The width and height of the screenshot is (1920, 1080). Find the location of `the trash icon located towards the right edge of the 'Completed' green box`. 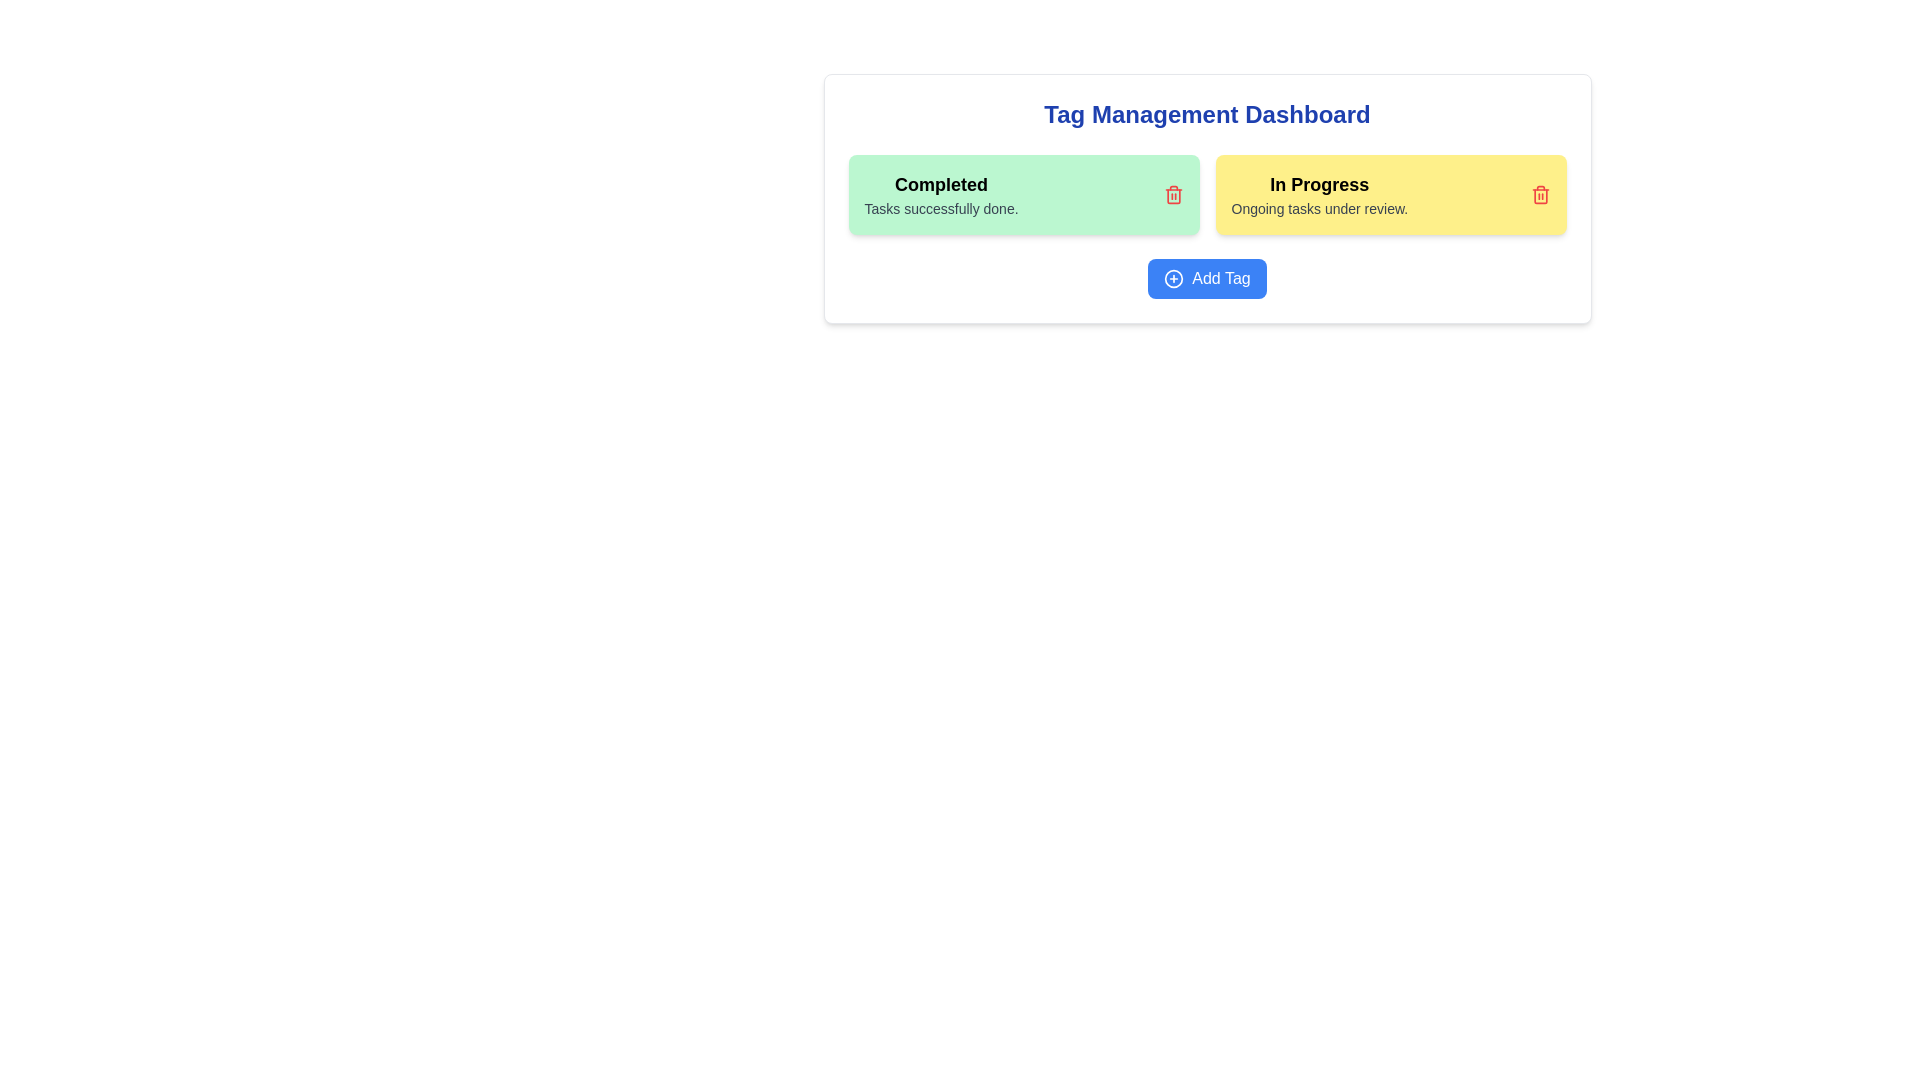

the trash icon located towards the right edge of the 'Completed' green box is located at coordinates (1173, 195).